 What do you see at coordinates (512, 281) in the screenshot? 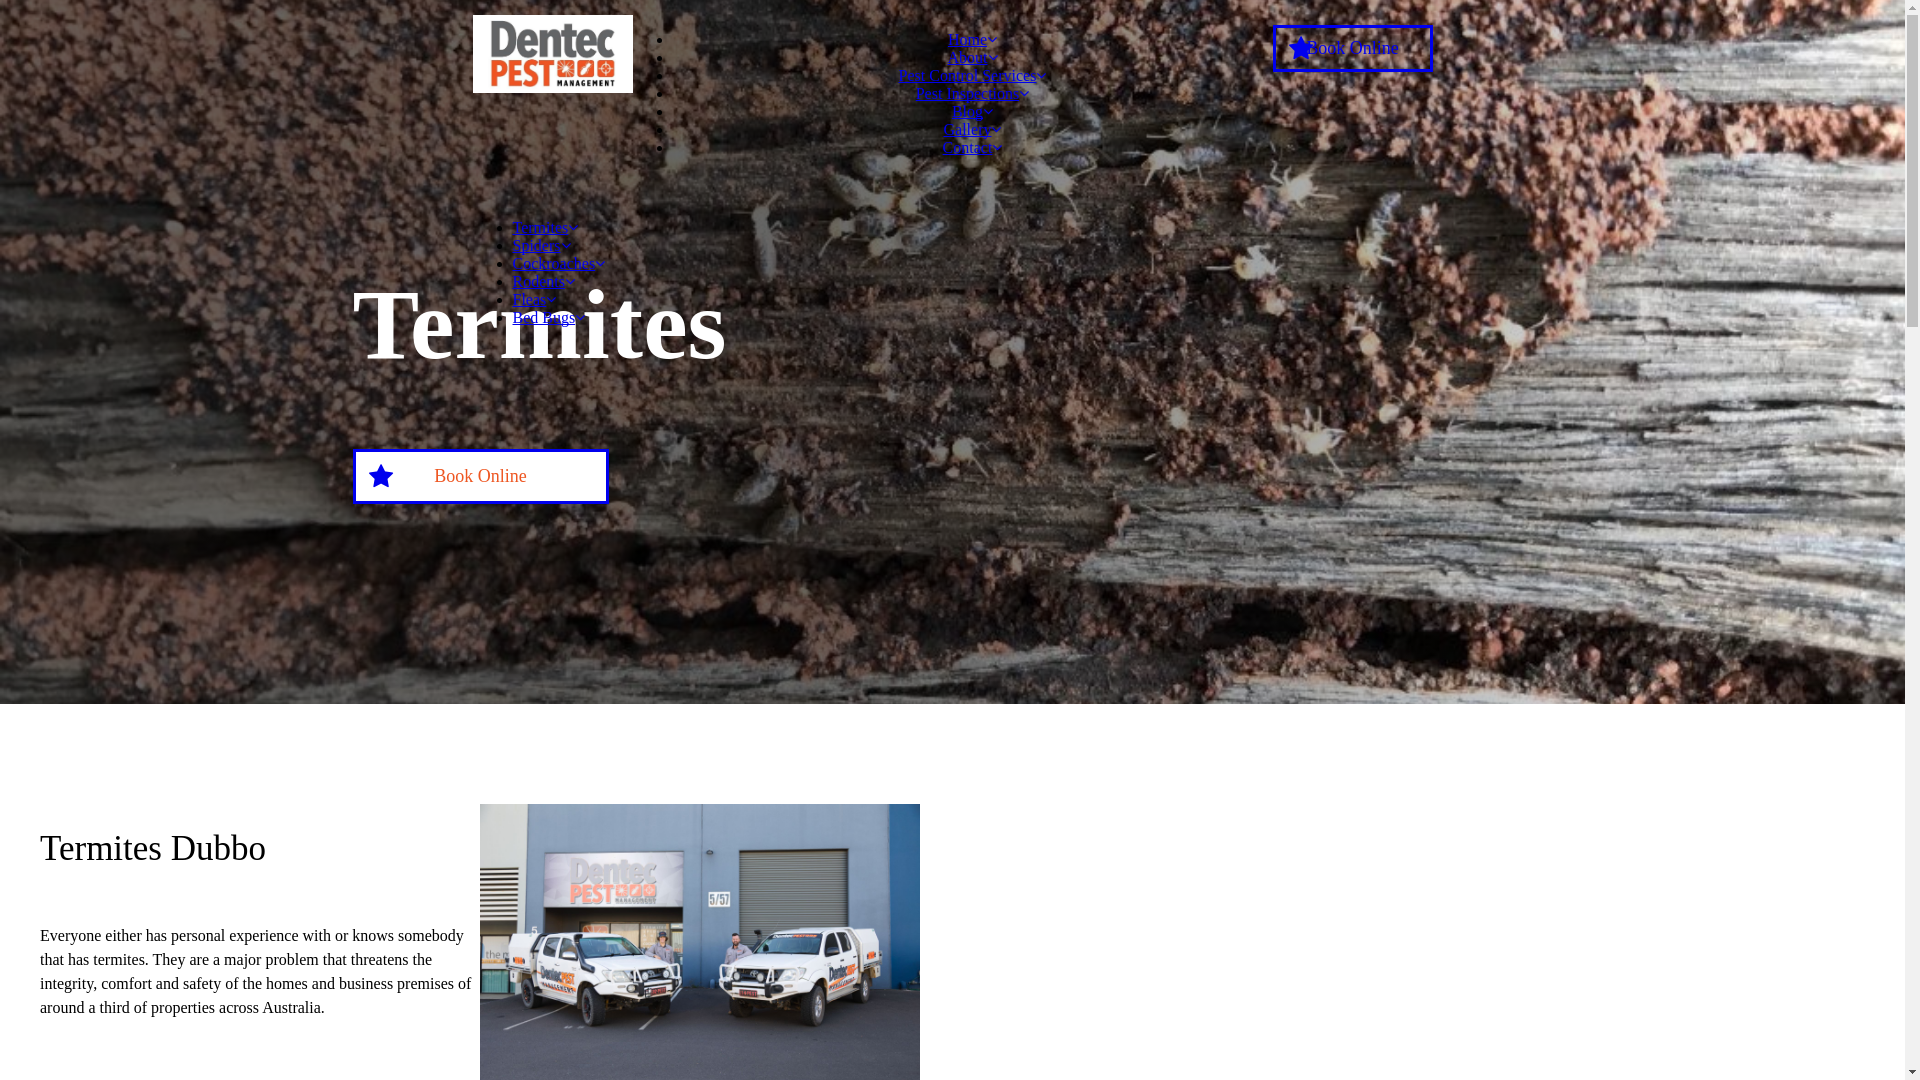
I see `'Rodents'` at bounding box center [512, 281].